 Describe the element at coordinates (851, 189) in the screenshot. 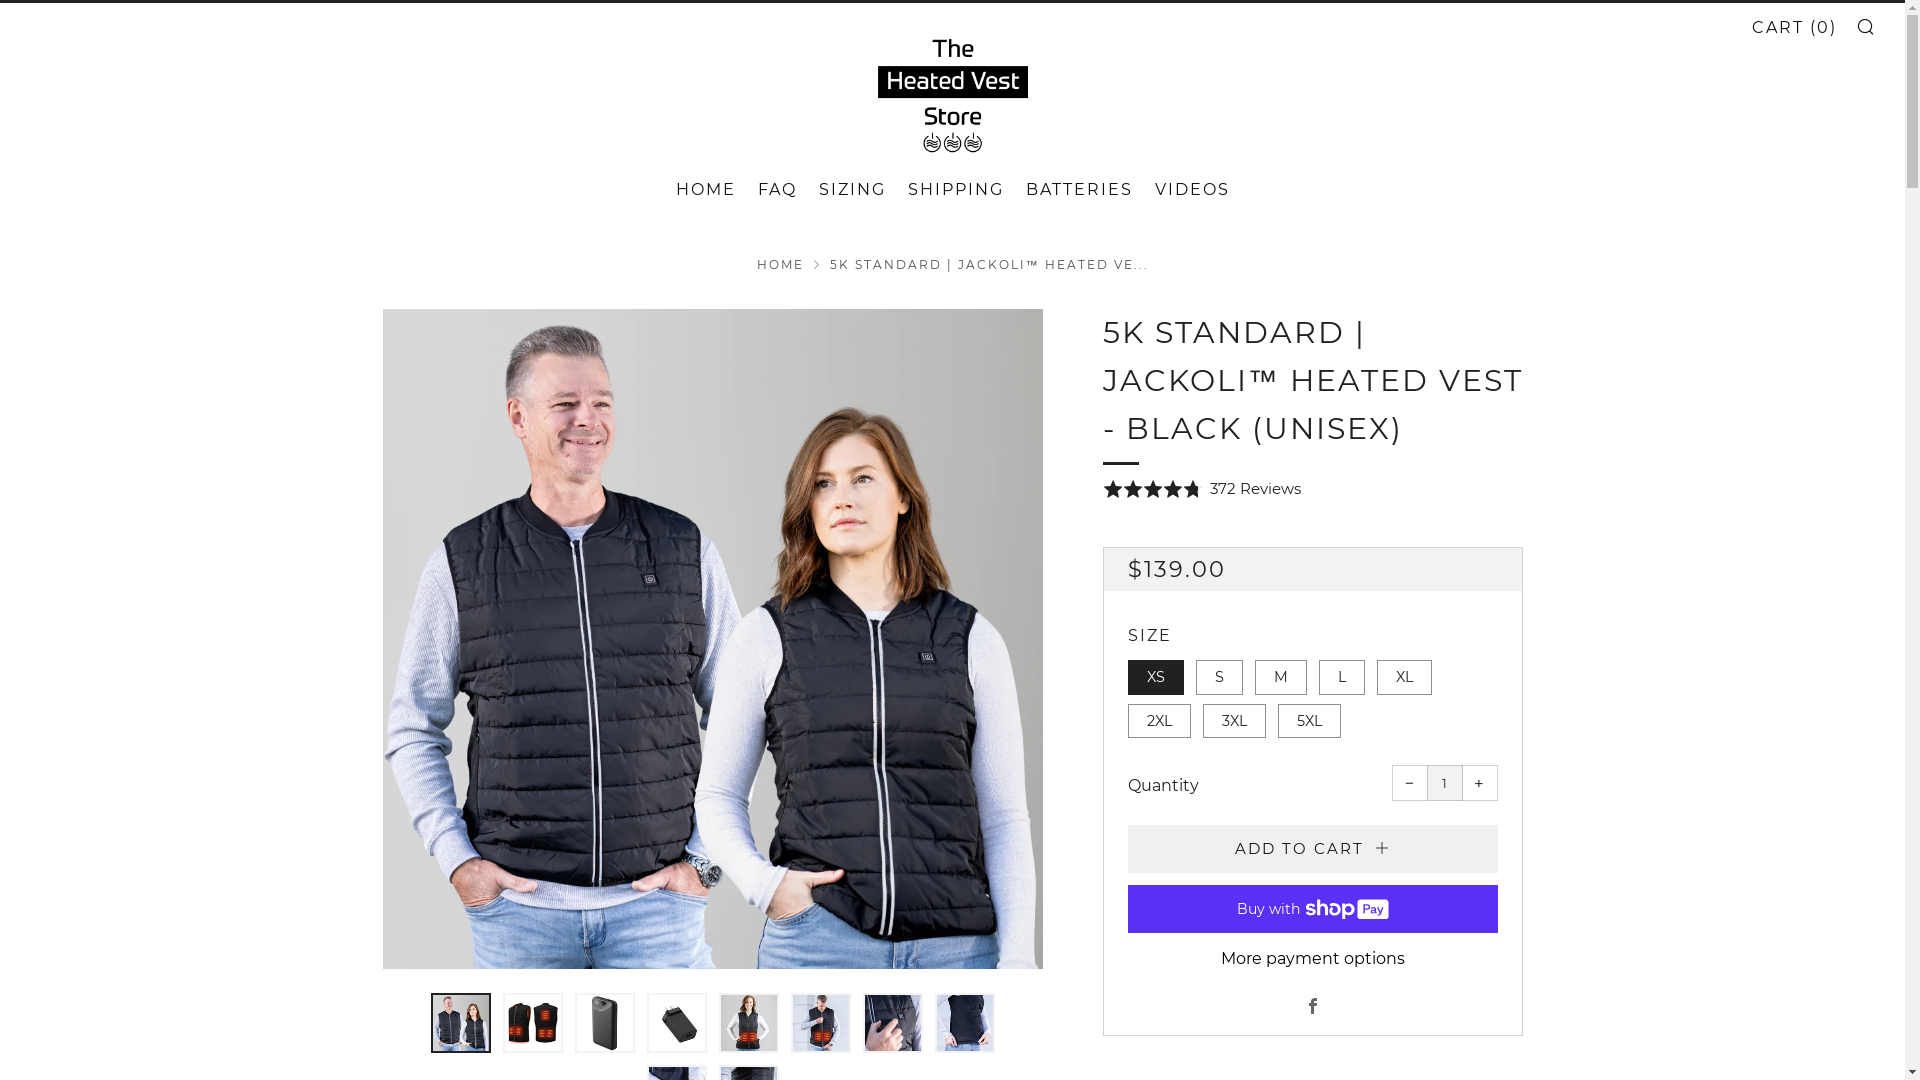

I see `'SIZING'` at that location.